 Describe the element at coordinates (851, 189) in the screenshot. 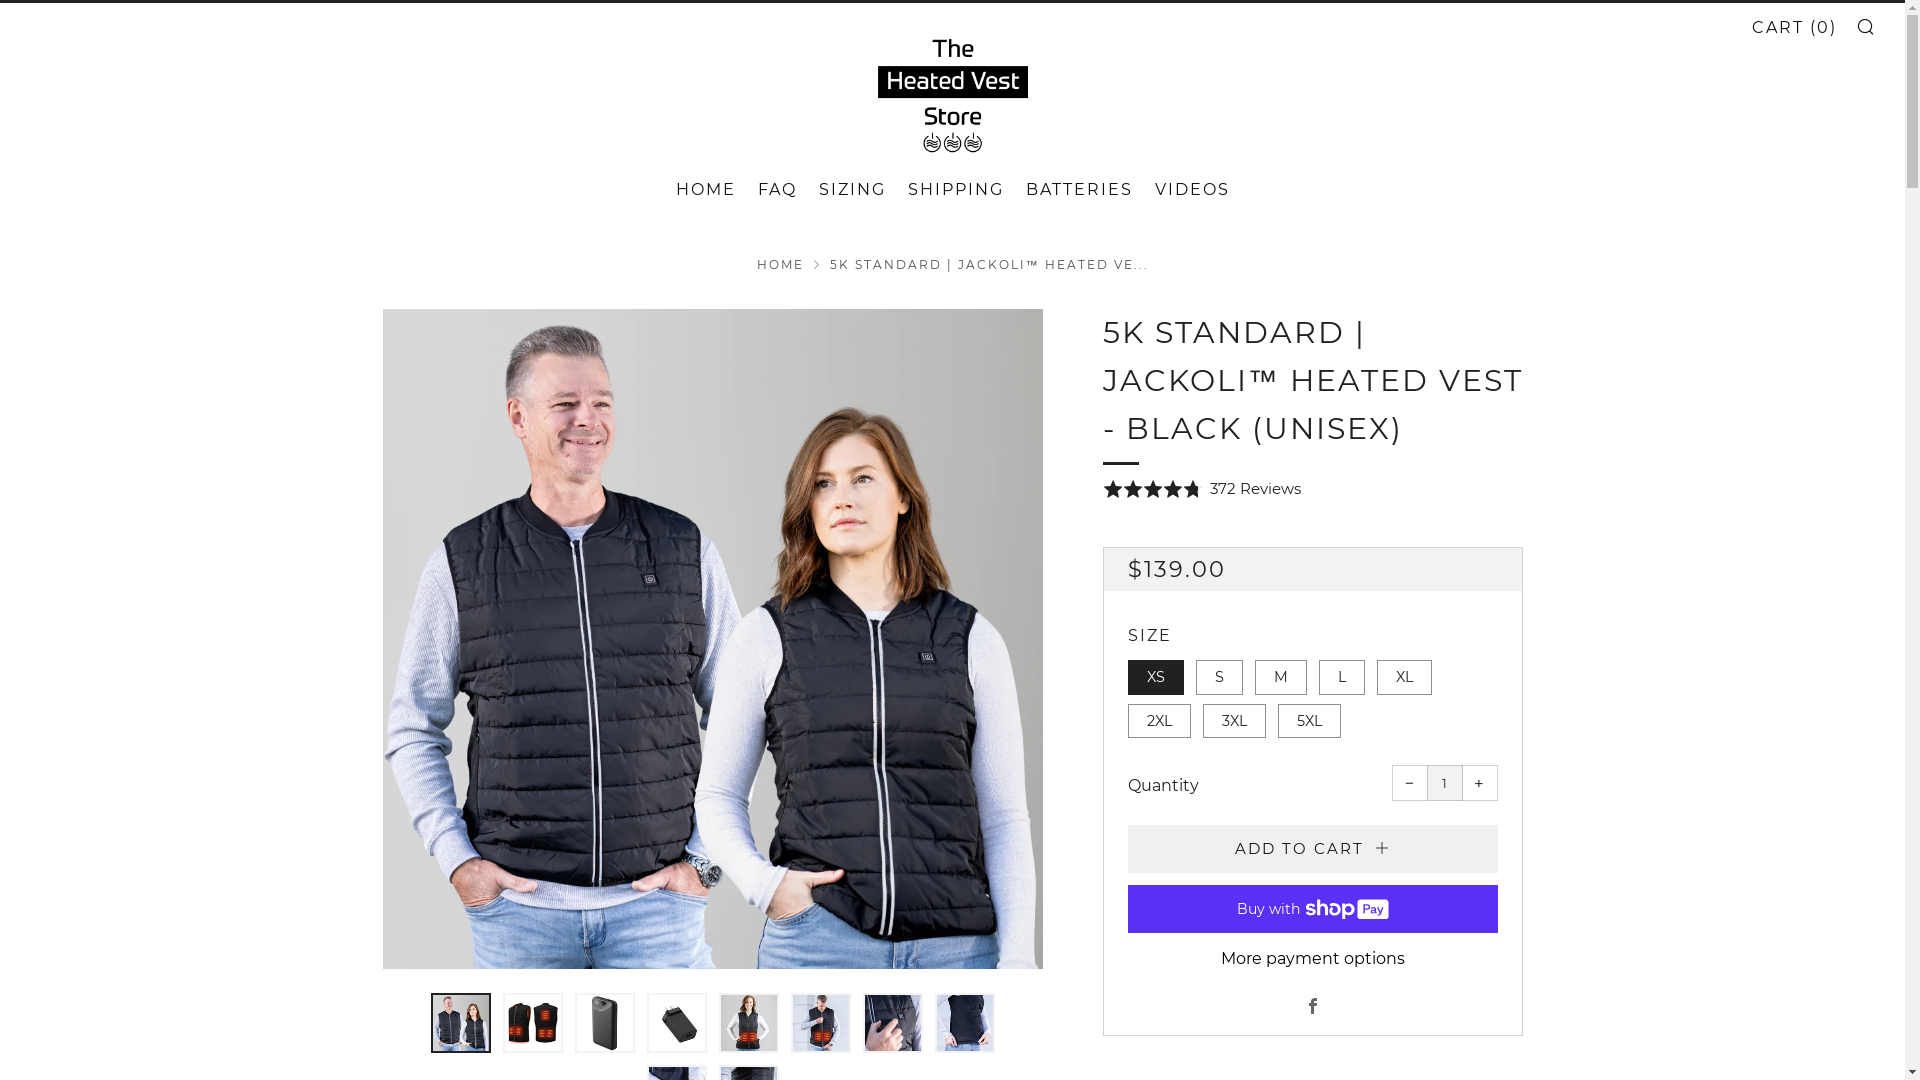

I see `'SIZING'` at that location.